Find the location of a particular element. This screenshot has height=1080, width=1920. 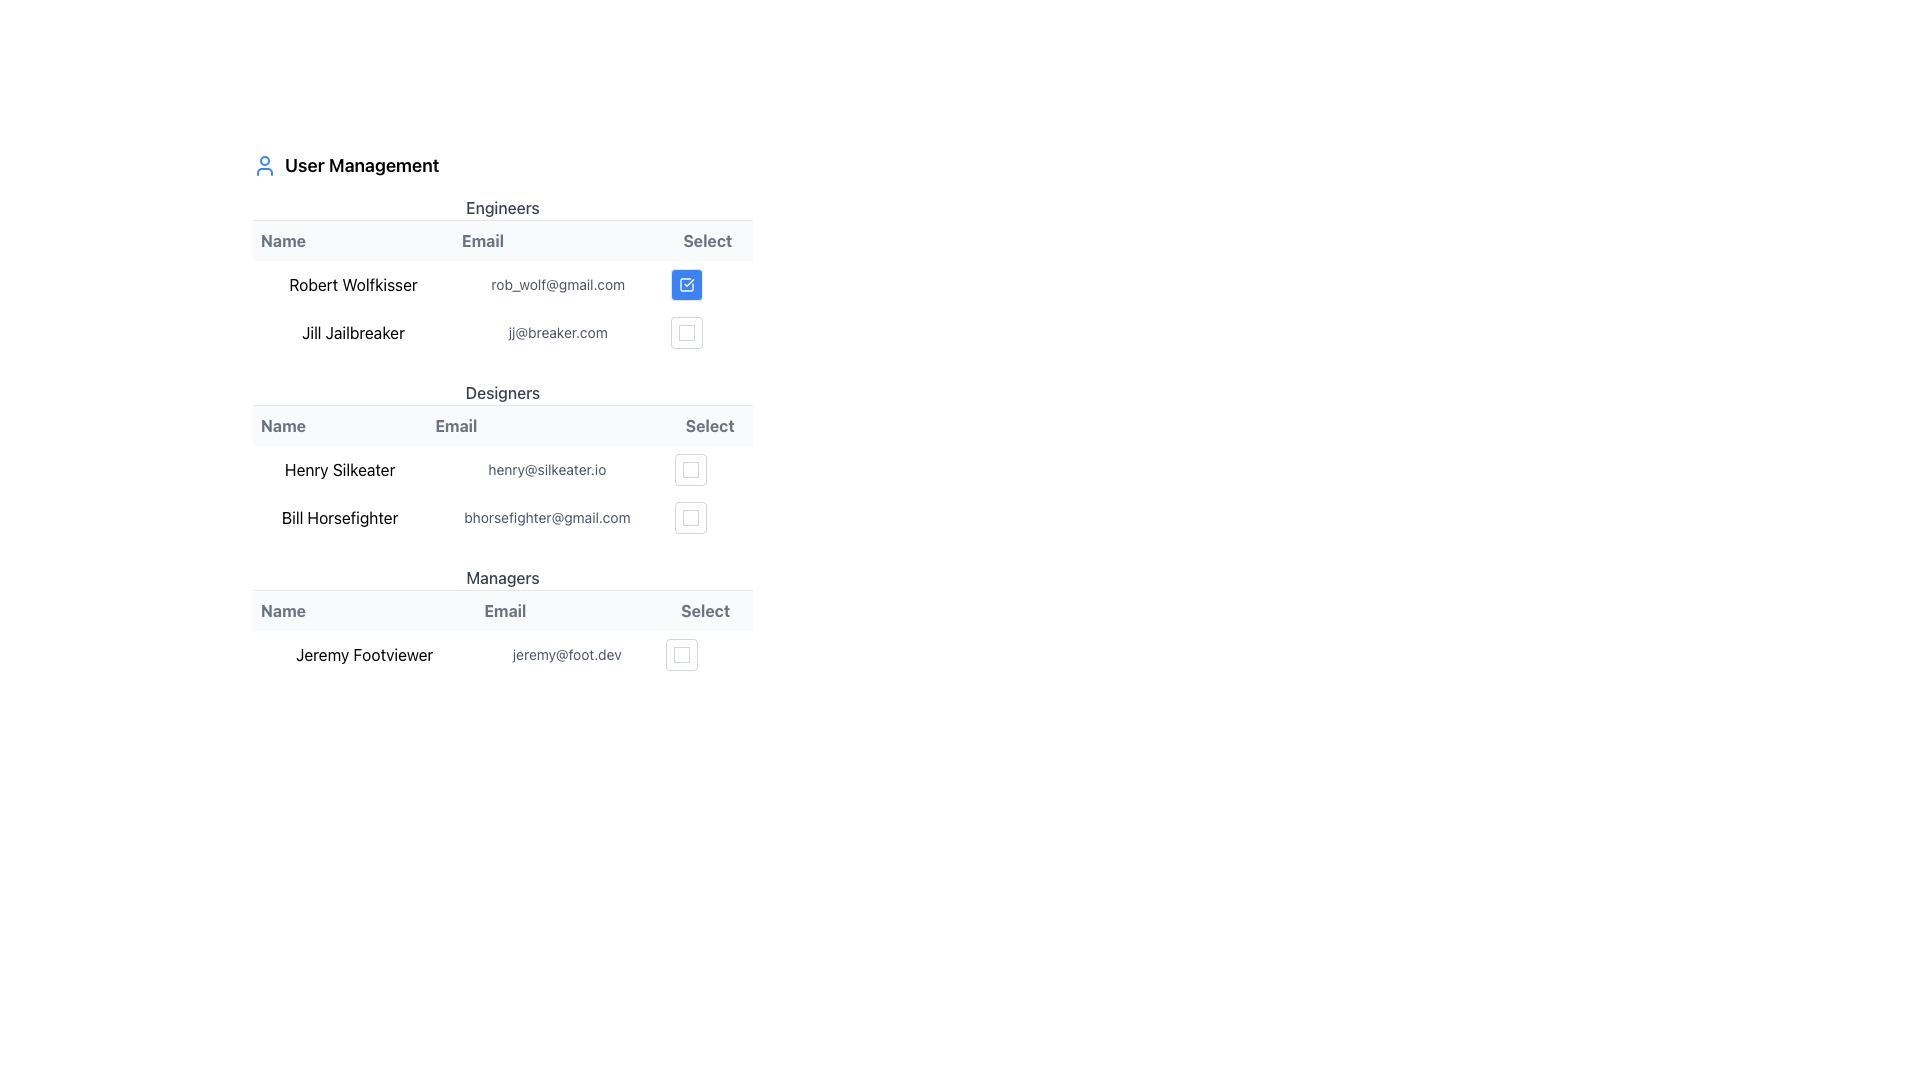

the text label displaying 'Engineers' which is located at the top of the section titled 'Engineers' and is horizontally centered above a table is located at coordinates (503, 208).